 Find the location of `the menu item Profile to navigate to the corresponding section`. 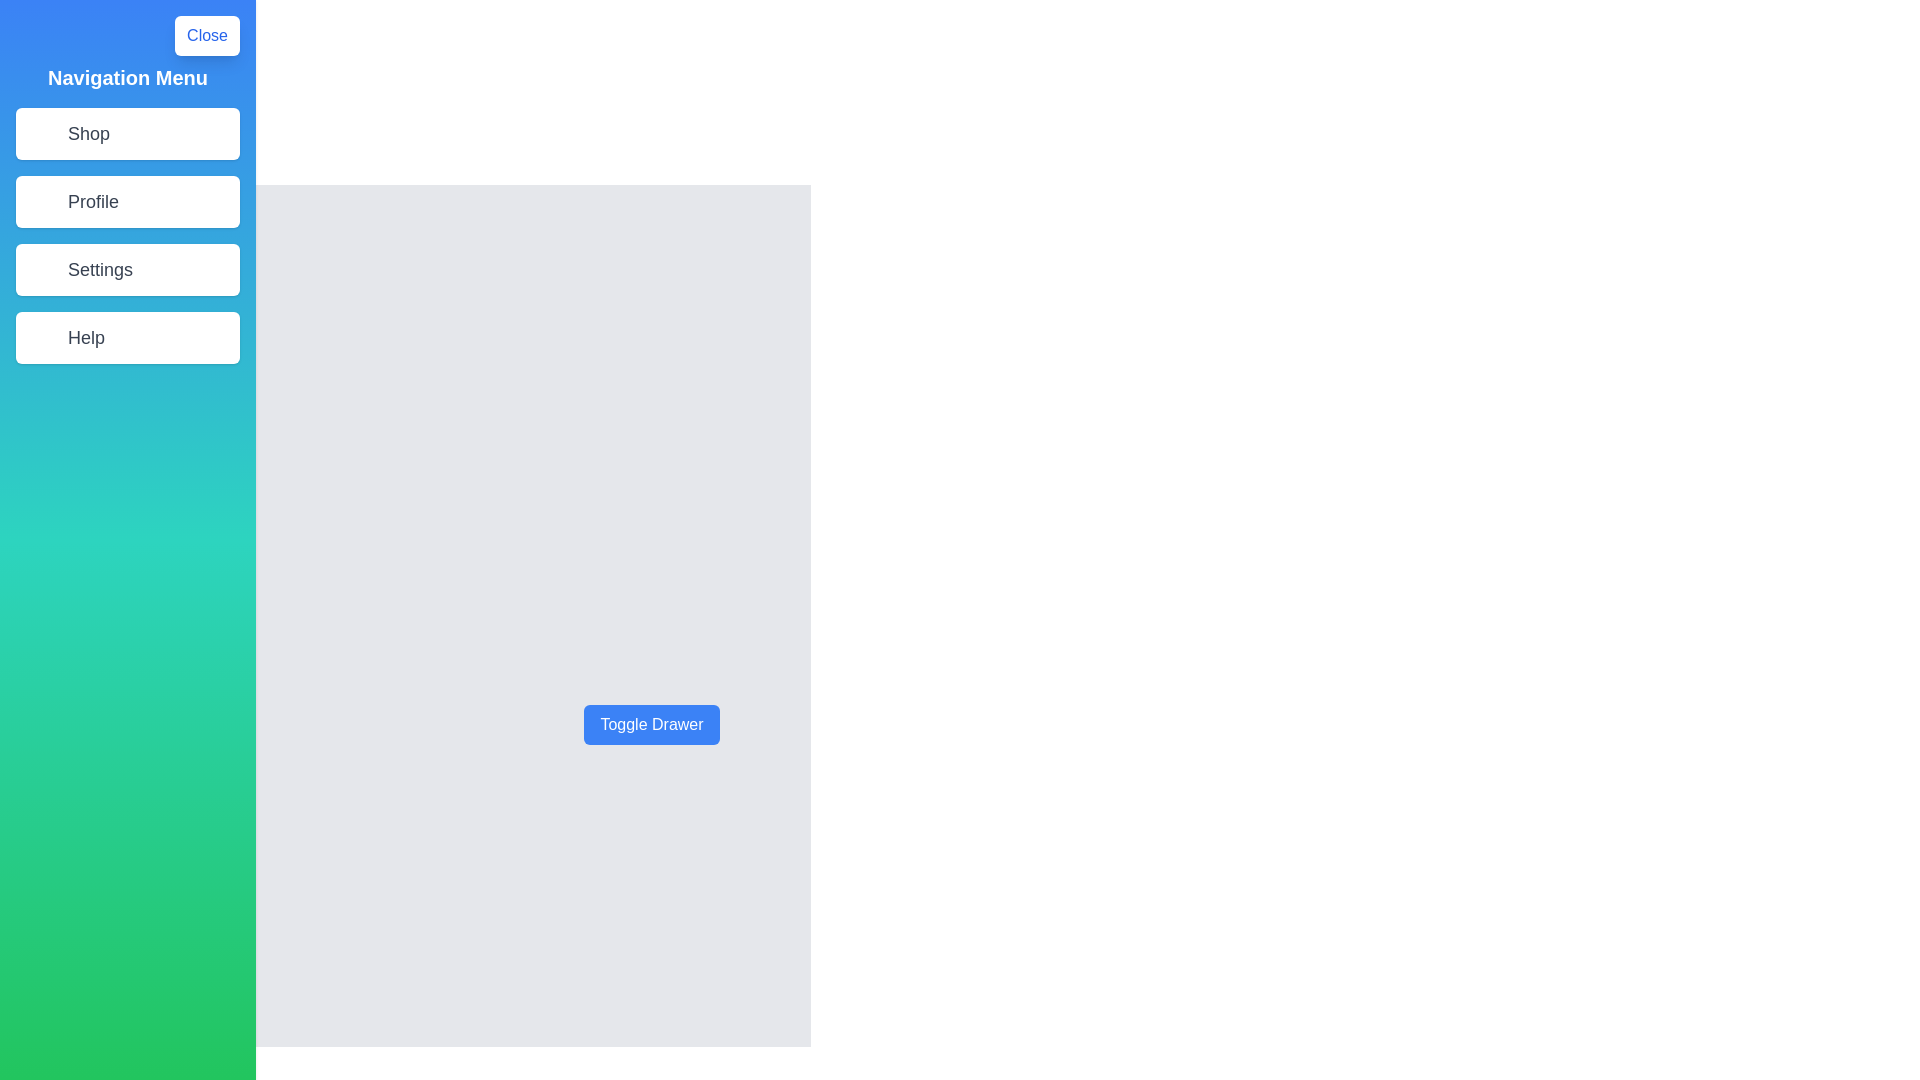

the menu item Profile to navigate to the corresponding section is located at coordinates (127, 201).